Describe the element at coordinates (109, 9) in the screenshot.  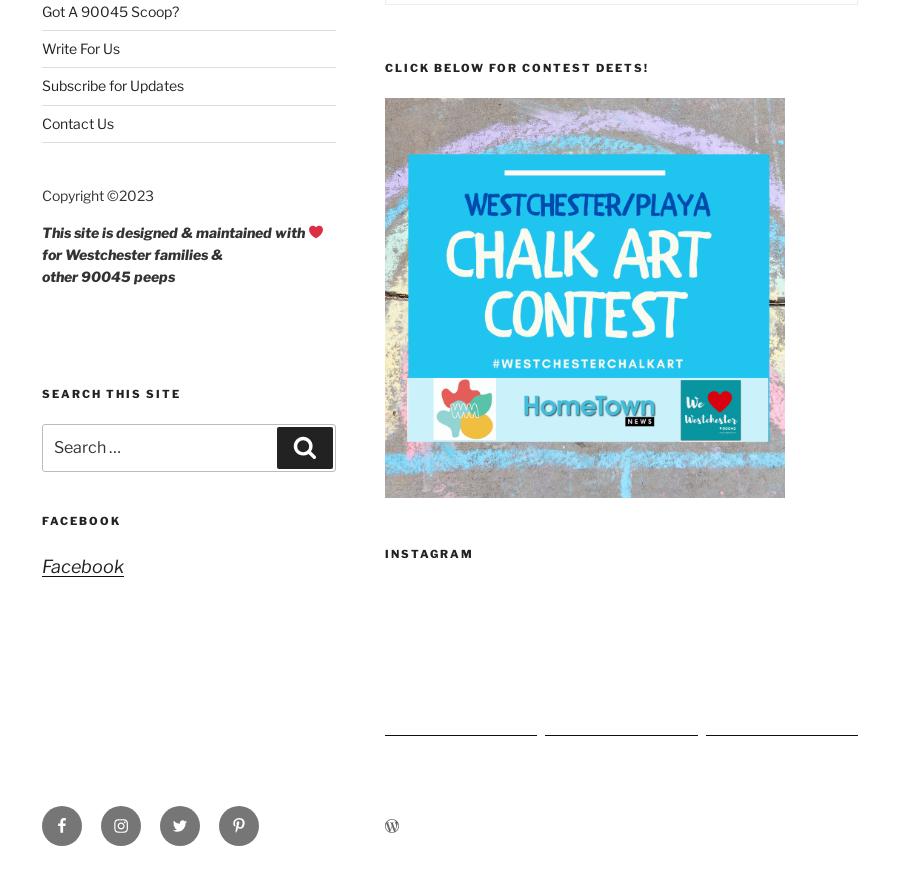
I see `'Got A 90045 Scoop?'` at that location.